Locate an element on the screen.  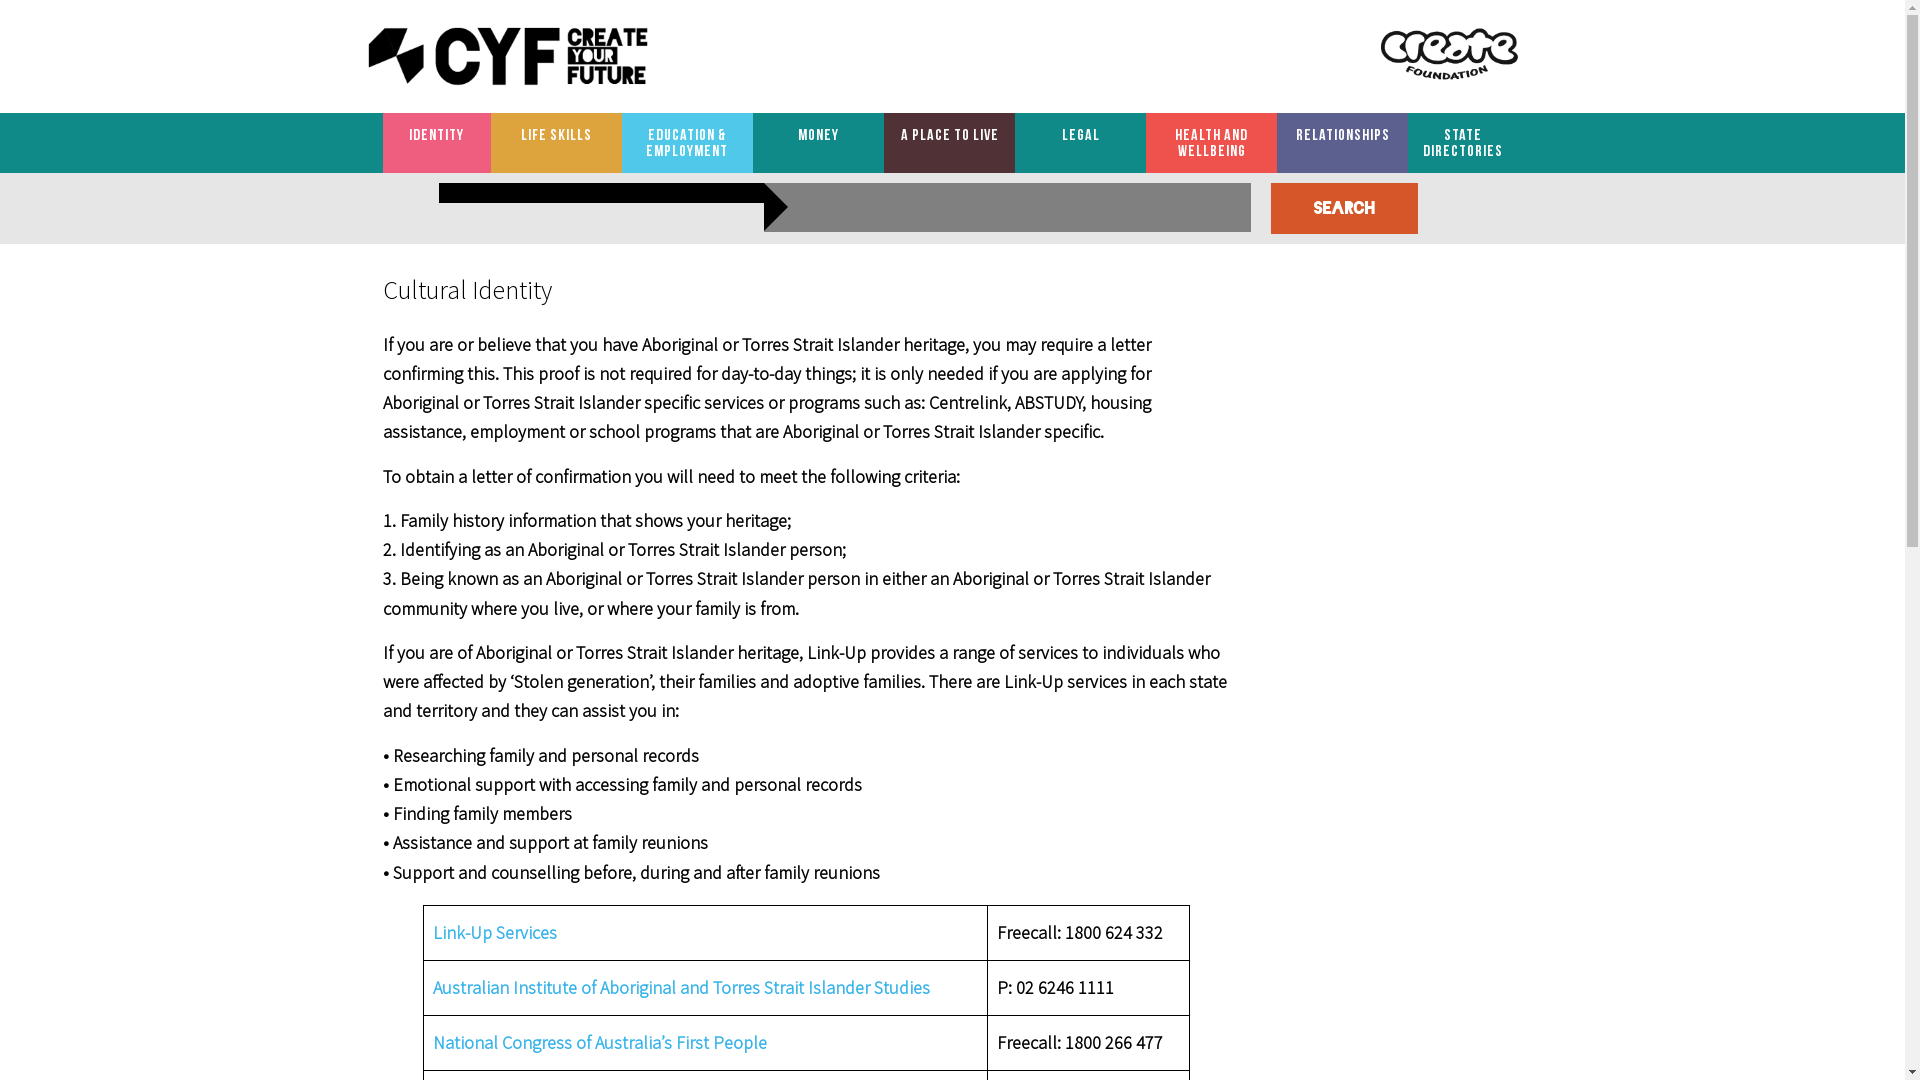
'Link-Up Services' is located at coordinates (494, 932).